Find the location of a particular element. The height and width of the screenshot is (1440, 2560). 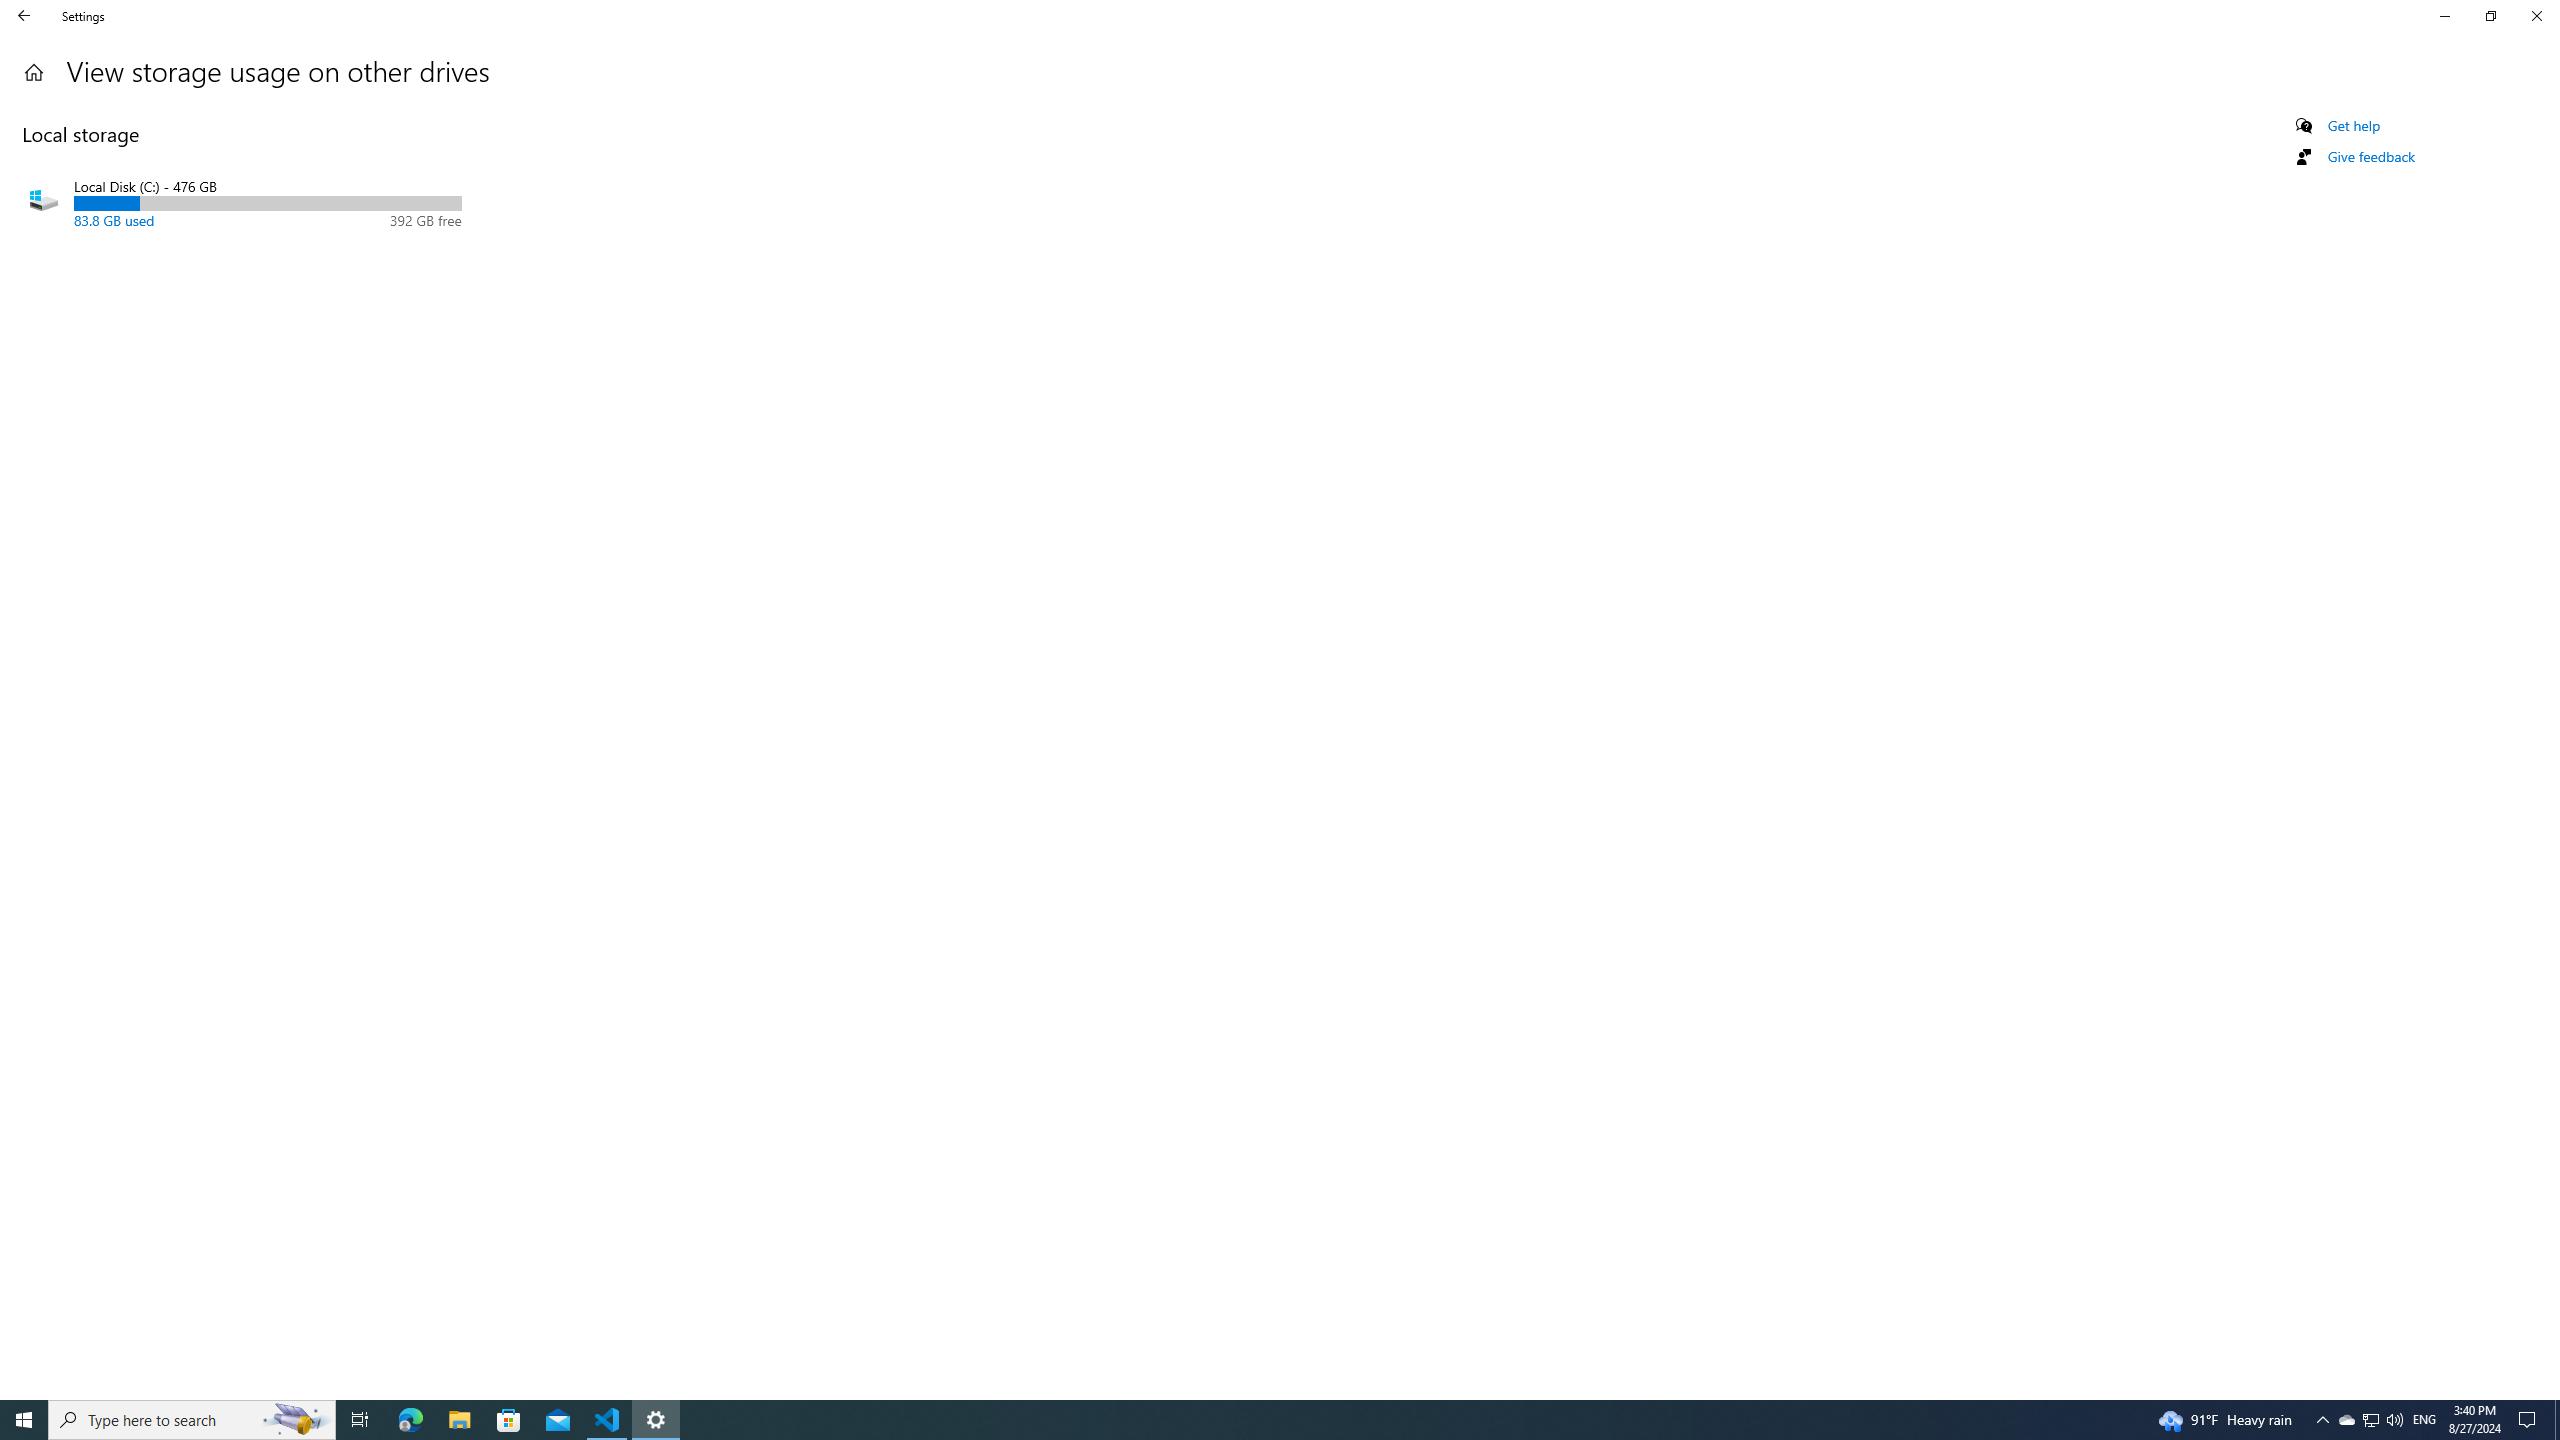

'User Promoted Notification Area' is located at coordinates (2369, 1418).